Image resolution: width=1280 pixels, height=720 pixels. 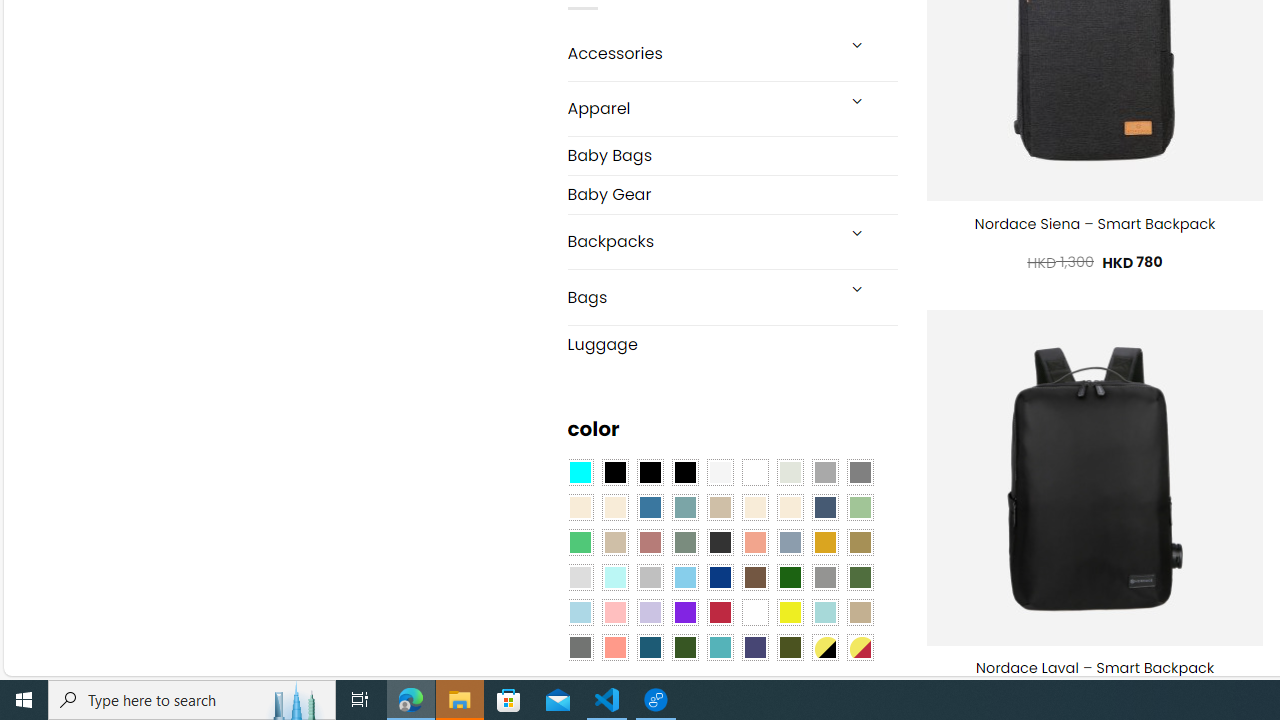 What do you see at coordinates (578, 473) in the screenshot?
I see `'Aqua Blue'` at bounding box center [578, 473].